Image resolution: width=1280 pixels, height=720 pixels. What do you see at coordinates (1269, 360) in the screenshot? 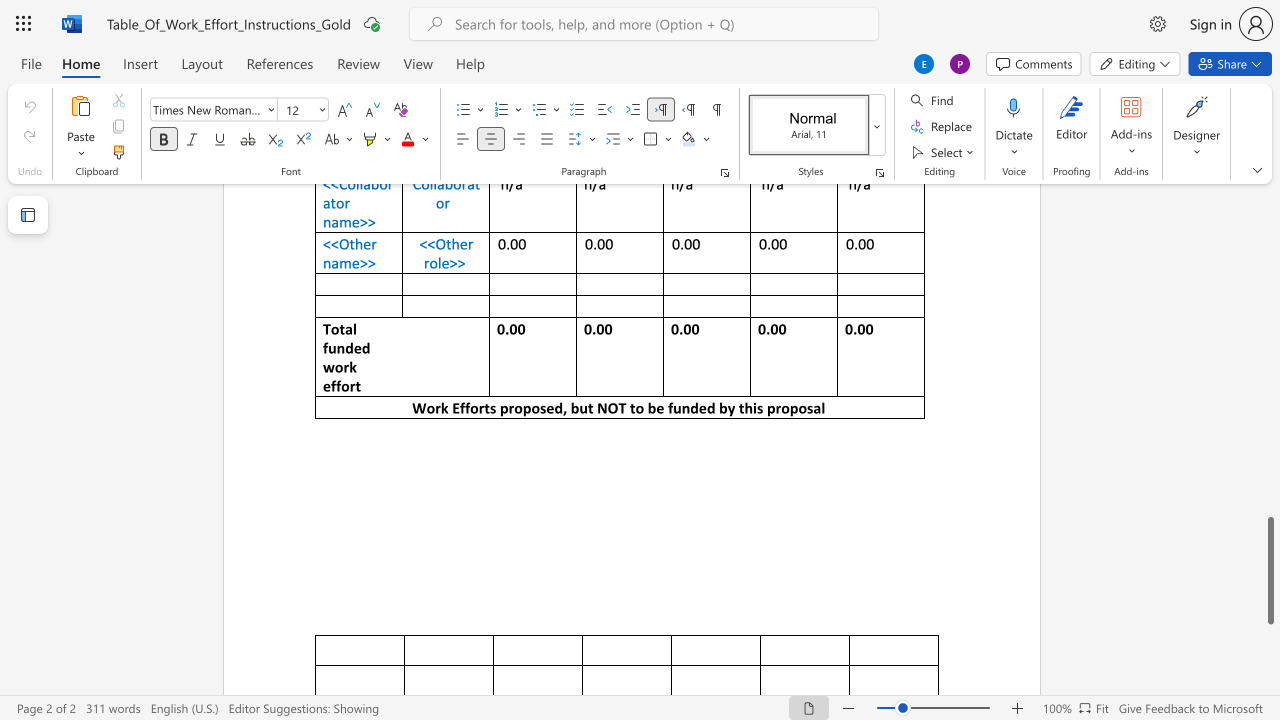
I see `the scrollbar to move the page upward` at bounding box center [1269, 360].